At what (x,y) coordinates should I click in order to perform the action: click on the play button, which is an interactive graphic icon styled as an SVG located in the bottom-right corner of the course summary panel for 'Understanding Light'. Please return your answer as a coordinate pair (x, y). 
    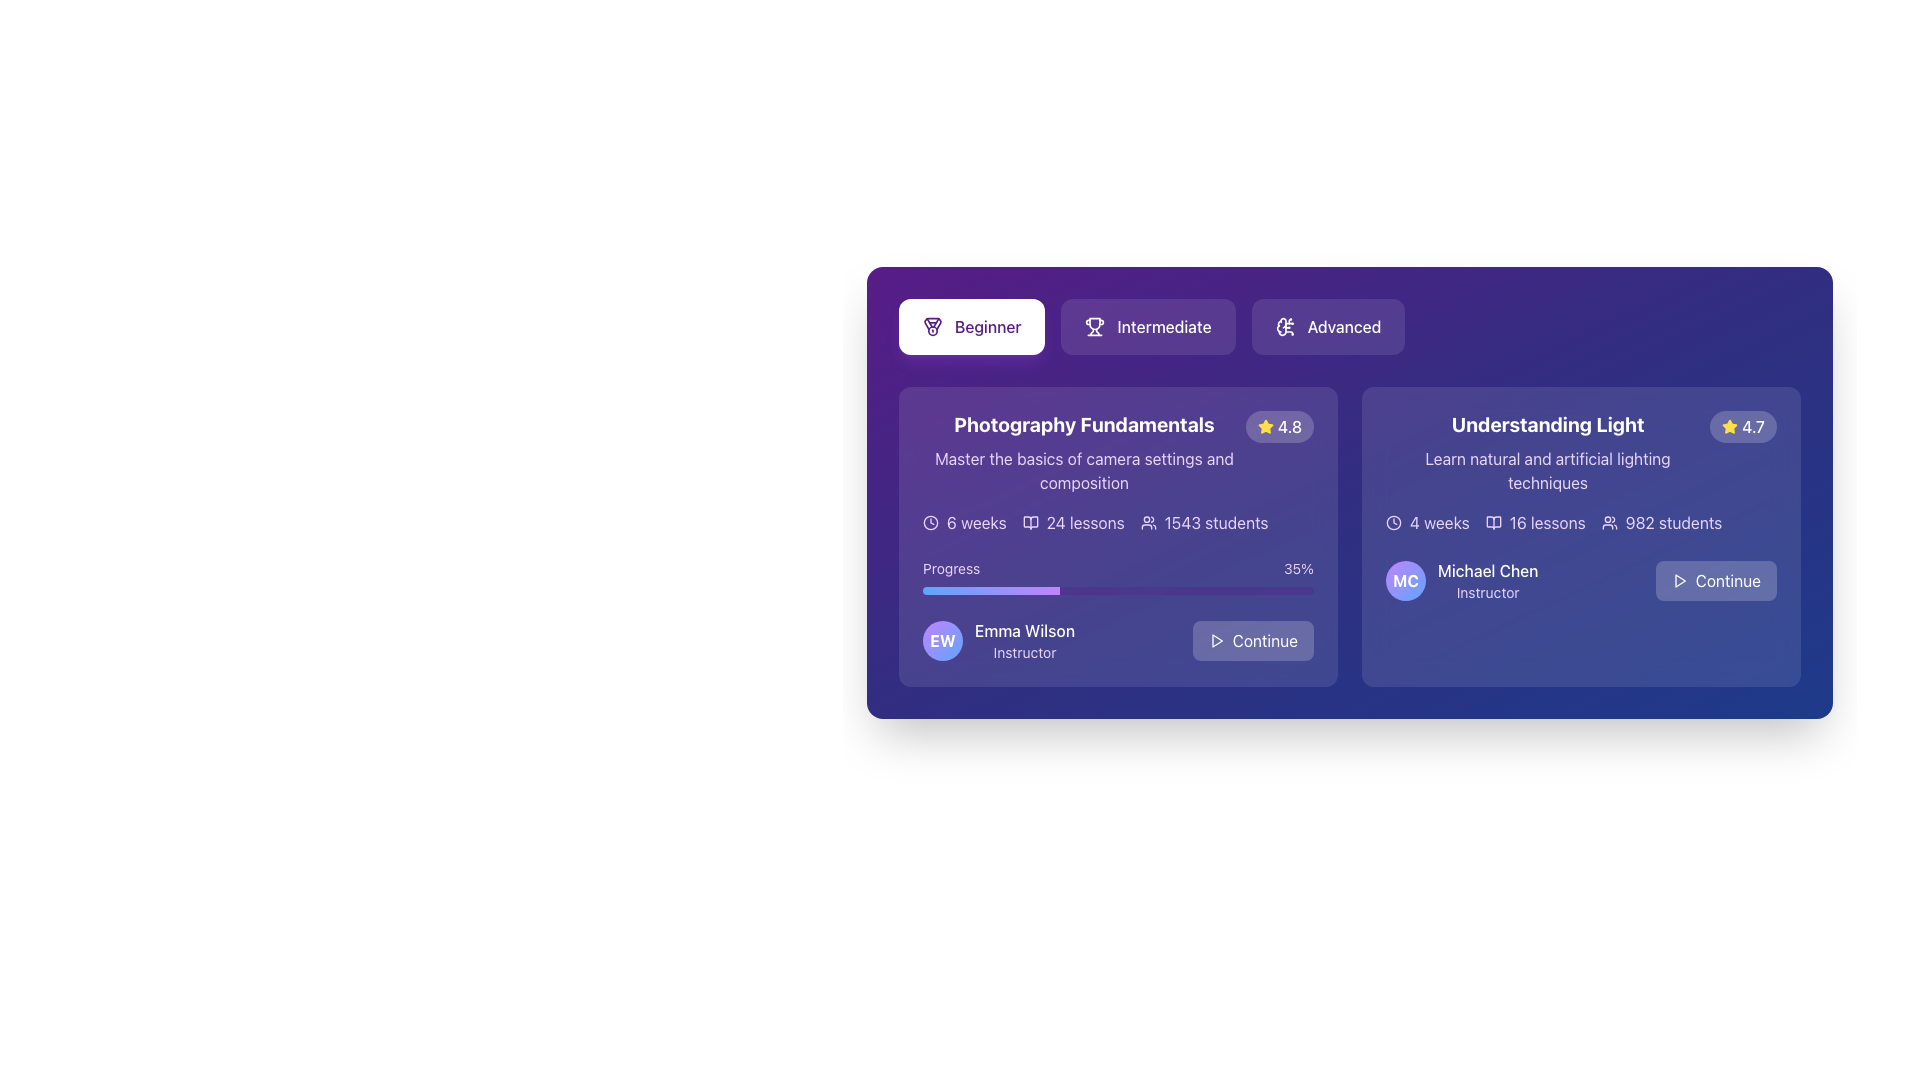
    Looking at the image, I should click on (1680, 581).